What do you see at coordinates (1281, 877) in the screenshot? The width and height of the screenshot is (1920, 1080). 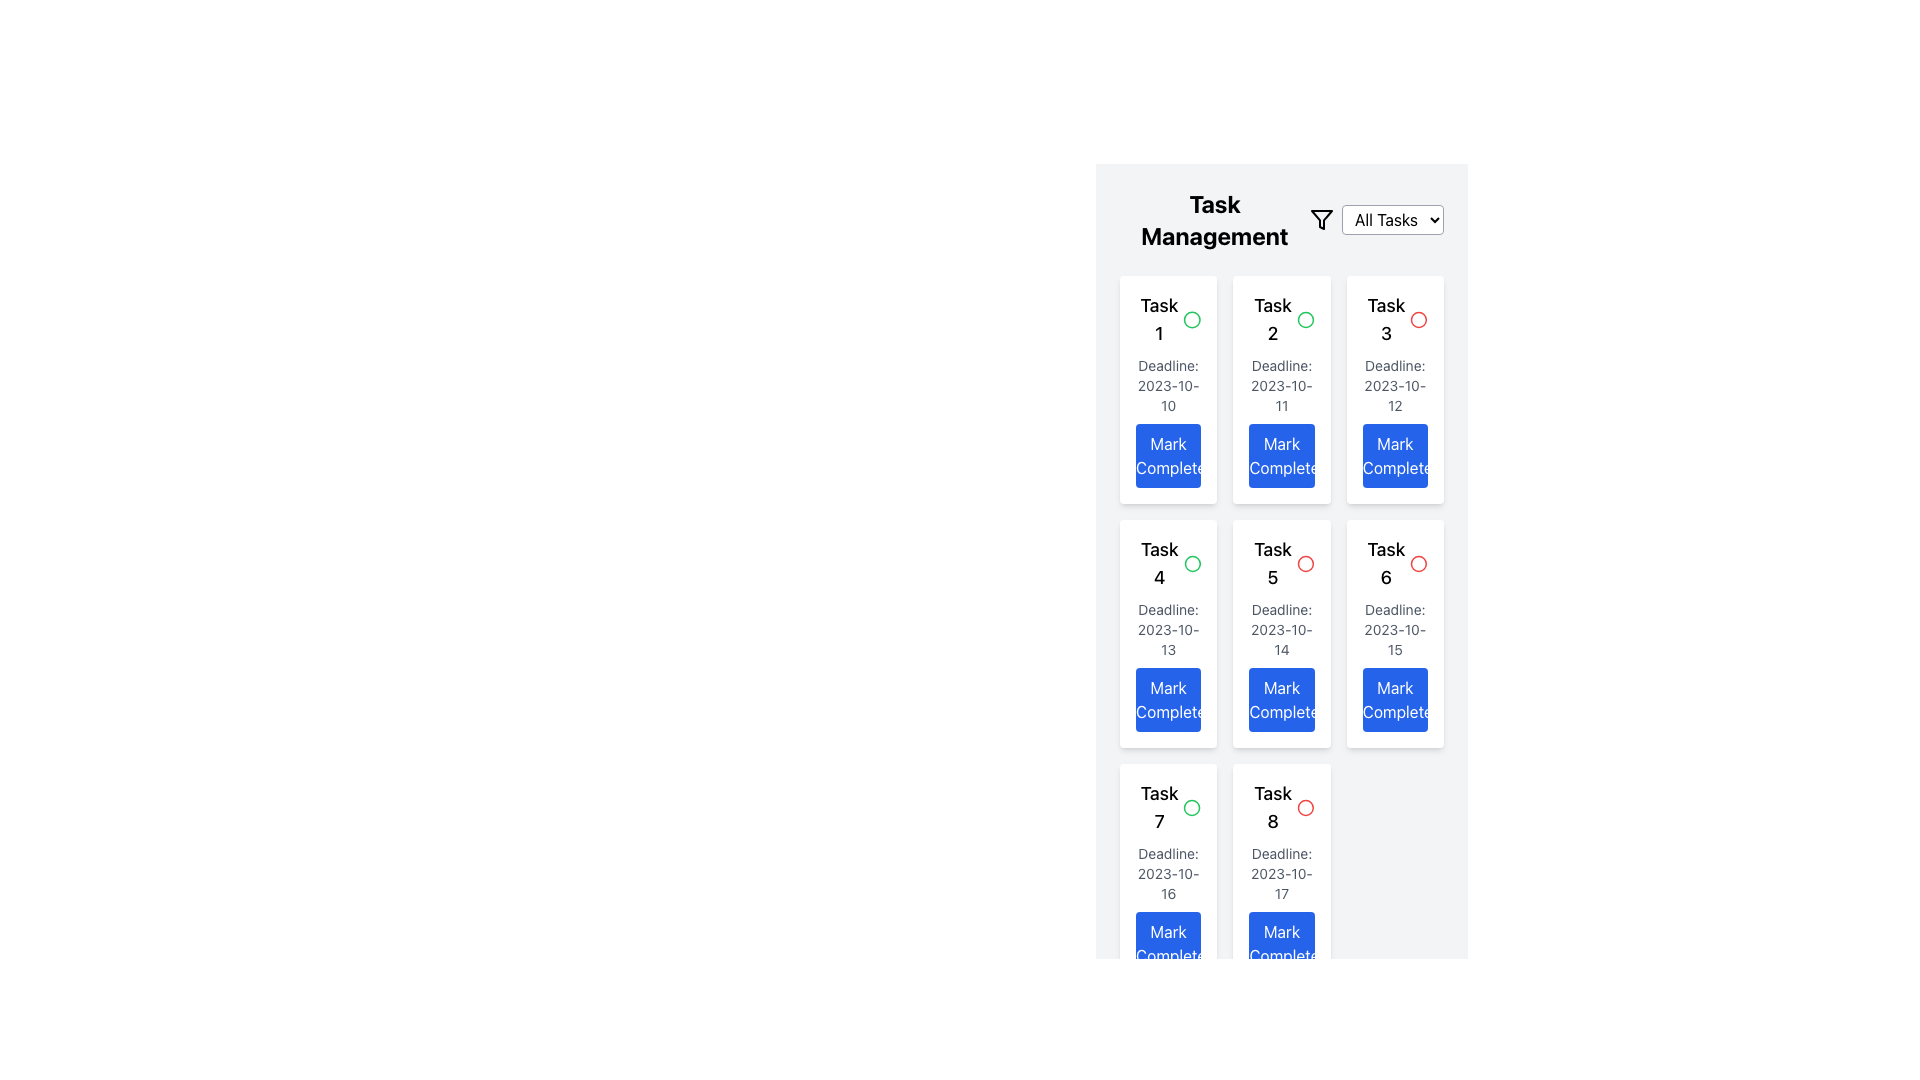 I see `task details from the task card located in the bottom-right corner of the grid layout, which displays the title, deadline, and a button for marking the task as completed` at bounding box center [1281, 877].